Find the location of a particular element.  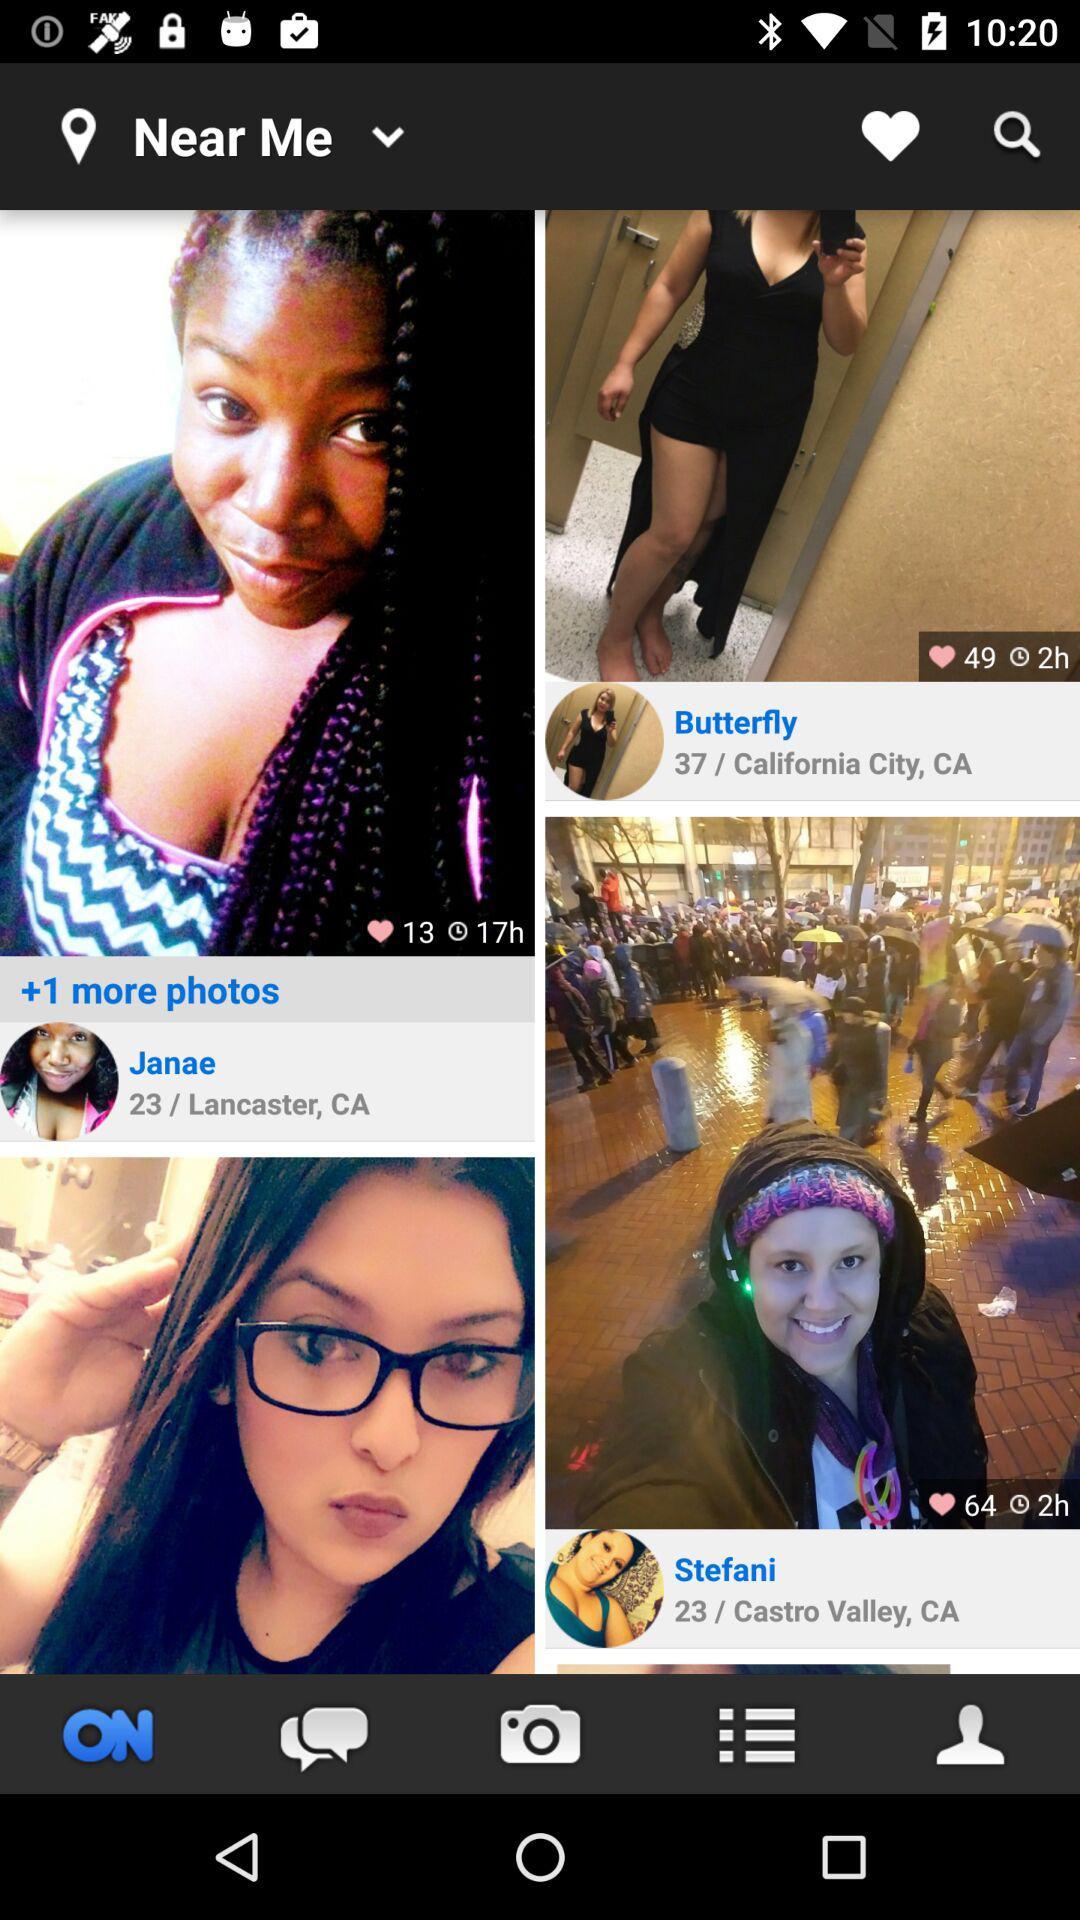

will switch to the main profile page of the user is located at coordinates (971, 1733).